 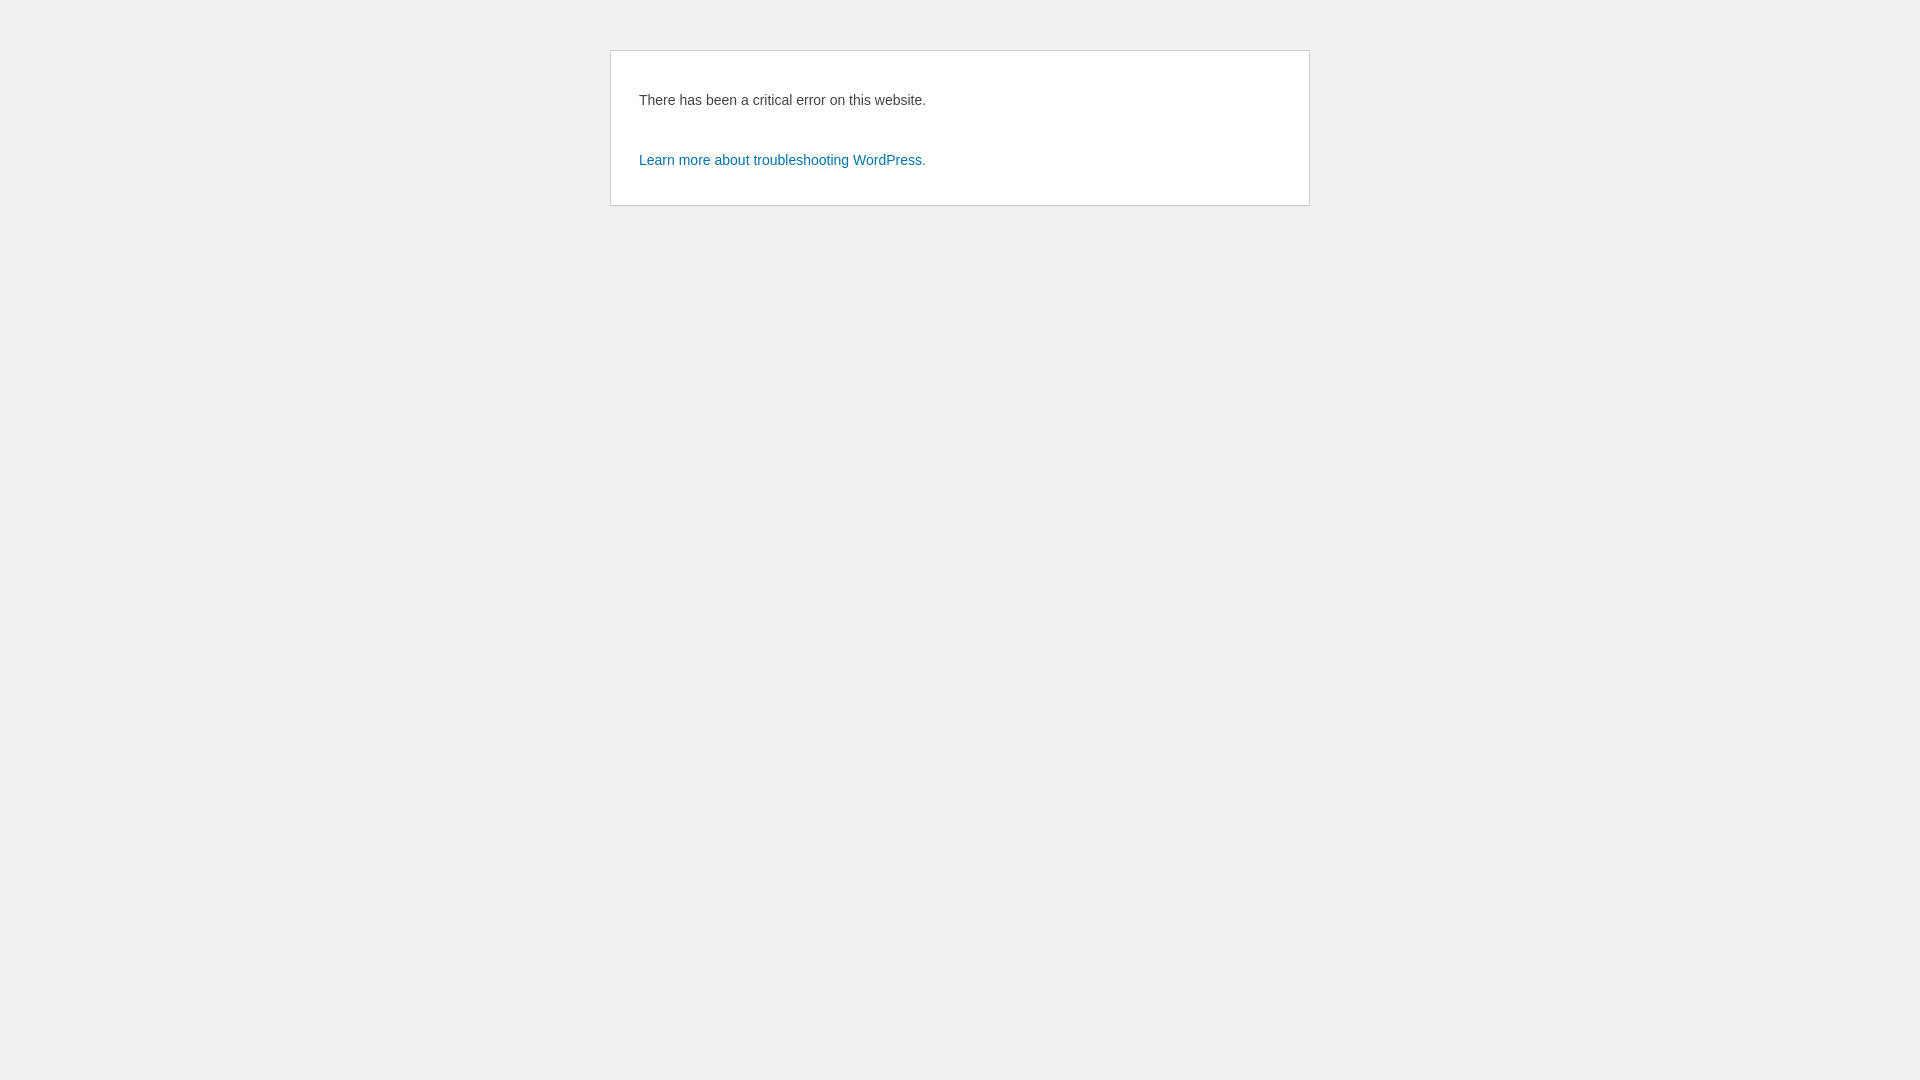 I want to click on 'Learn more about troubleshooting WordPress.', so click(x=781, y=158).